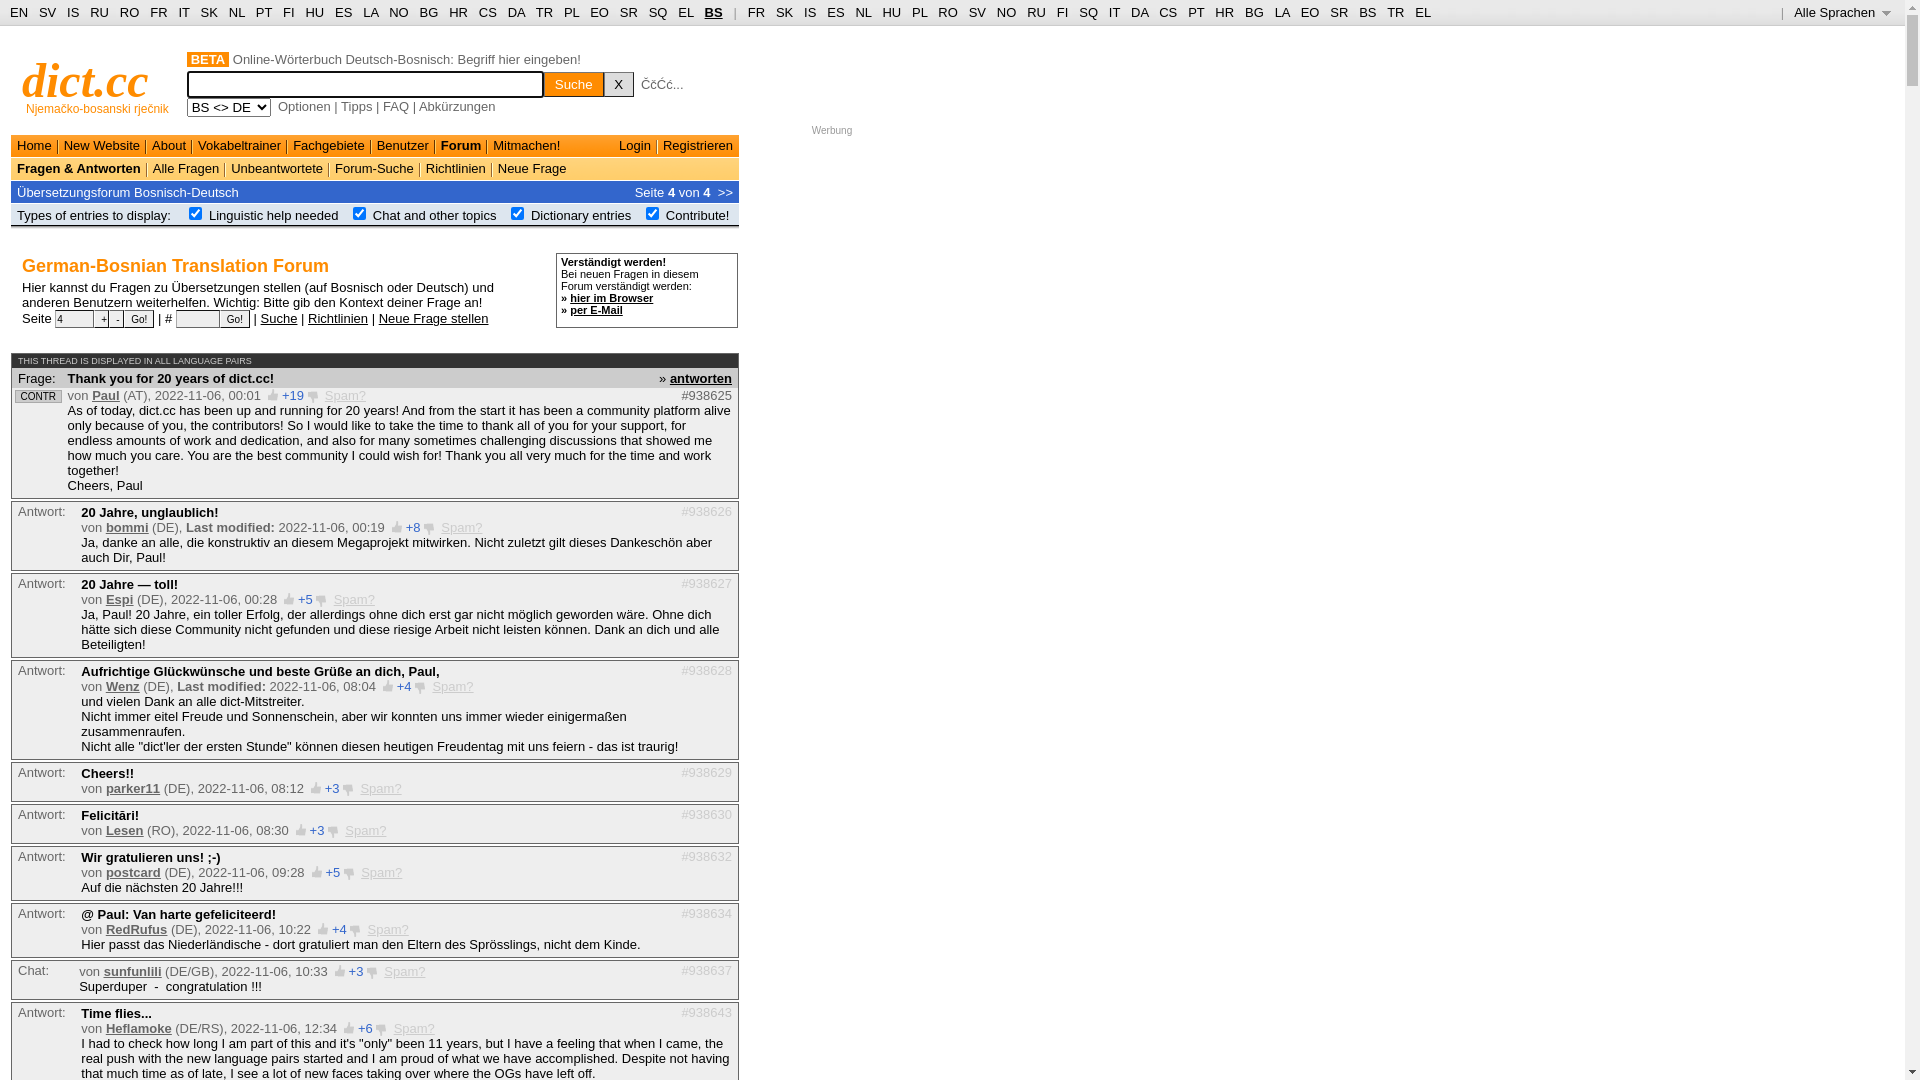  What do you see at coordinates (526, 144) in the screenshot?
I see `'Mitmachen!'` at bounding box center [526, 144].